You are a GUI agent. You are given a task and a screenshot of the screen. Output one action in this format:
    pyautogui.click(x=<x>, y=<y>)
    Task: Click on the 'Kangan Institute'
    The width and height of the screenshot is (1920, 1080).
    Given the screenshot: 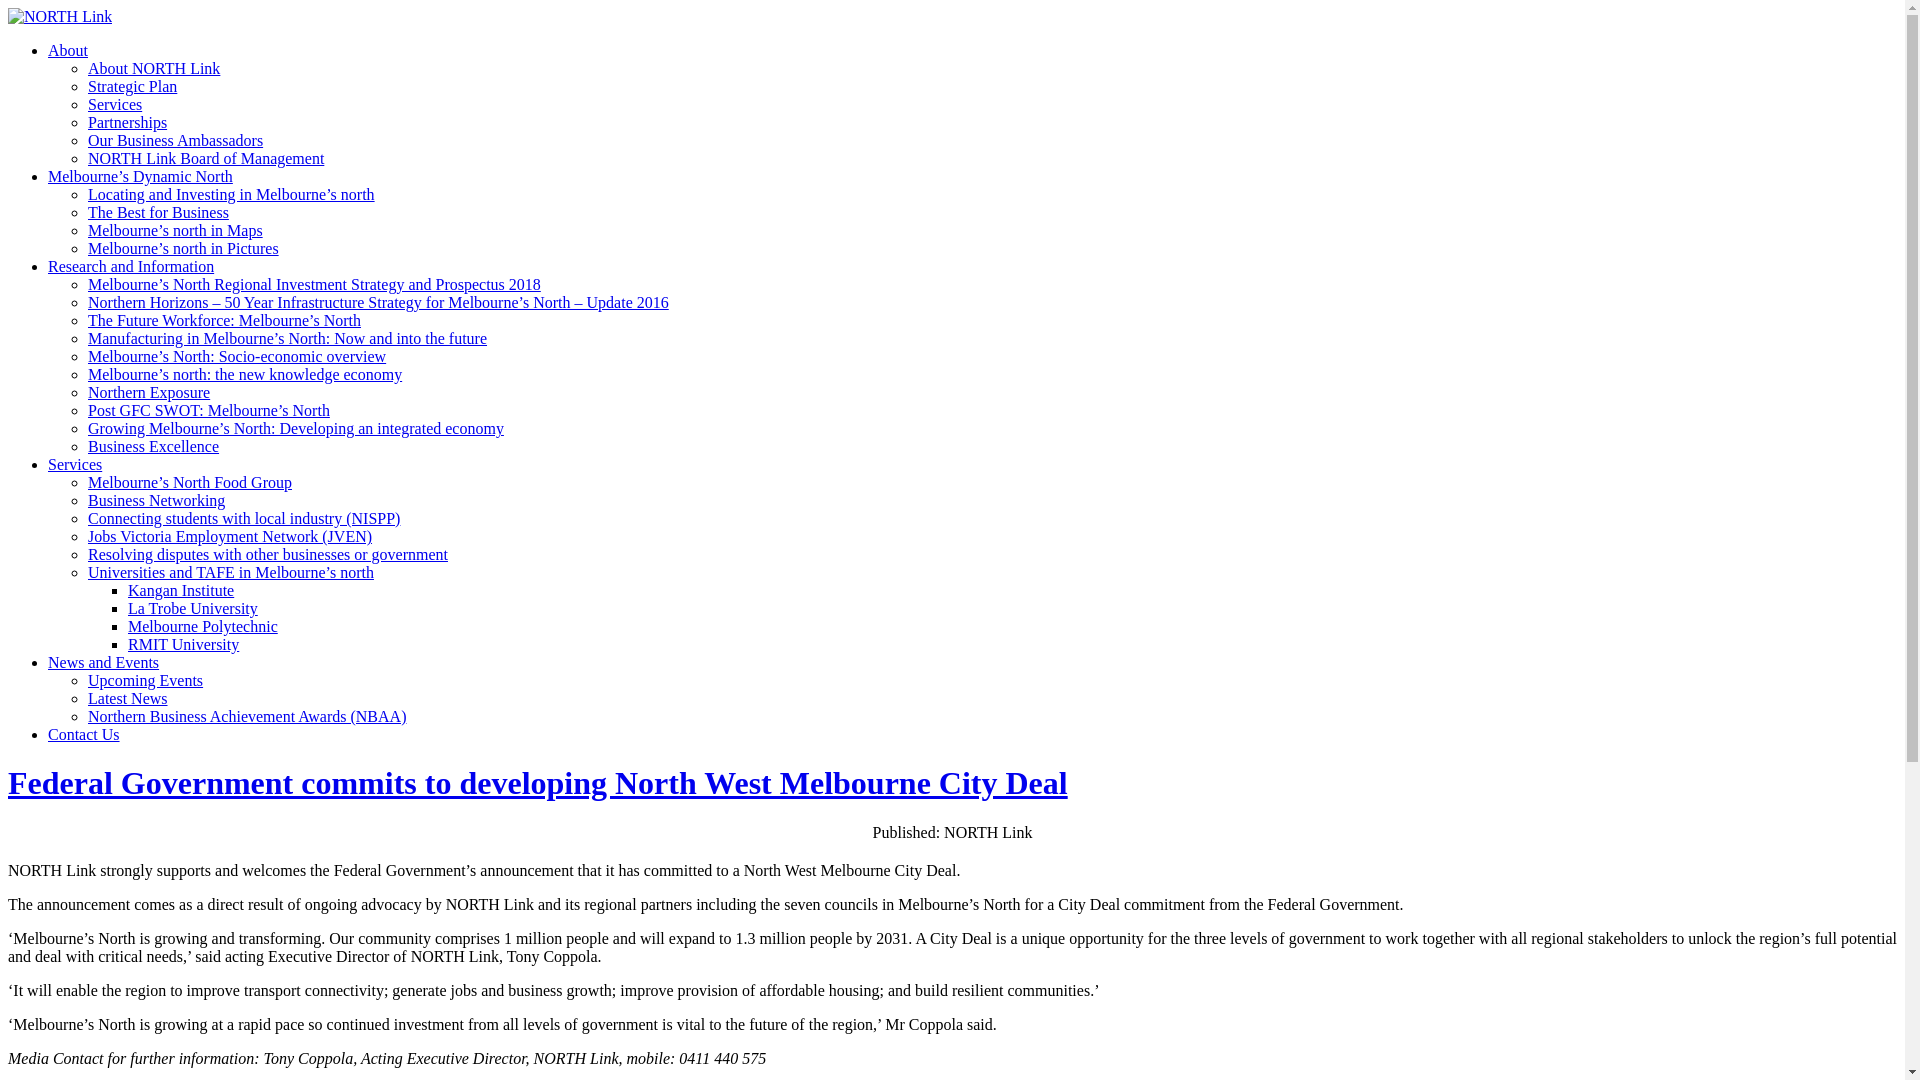 What is the action you would take?
    pyautogui.click(x=181, y=589)
    